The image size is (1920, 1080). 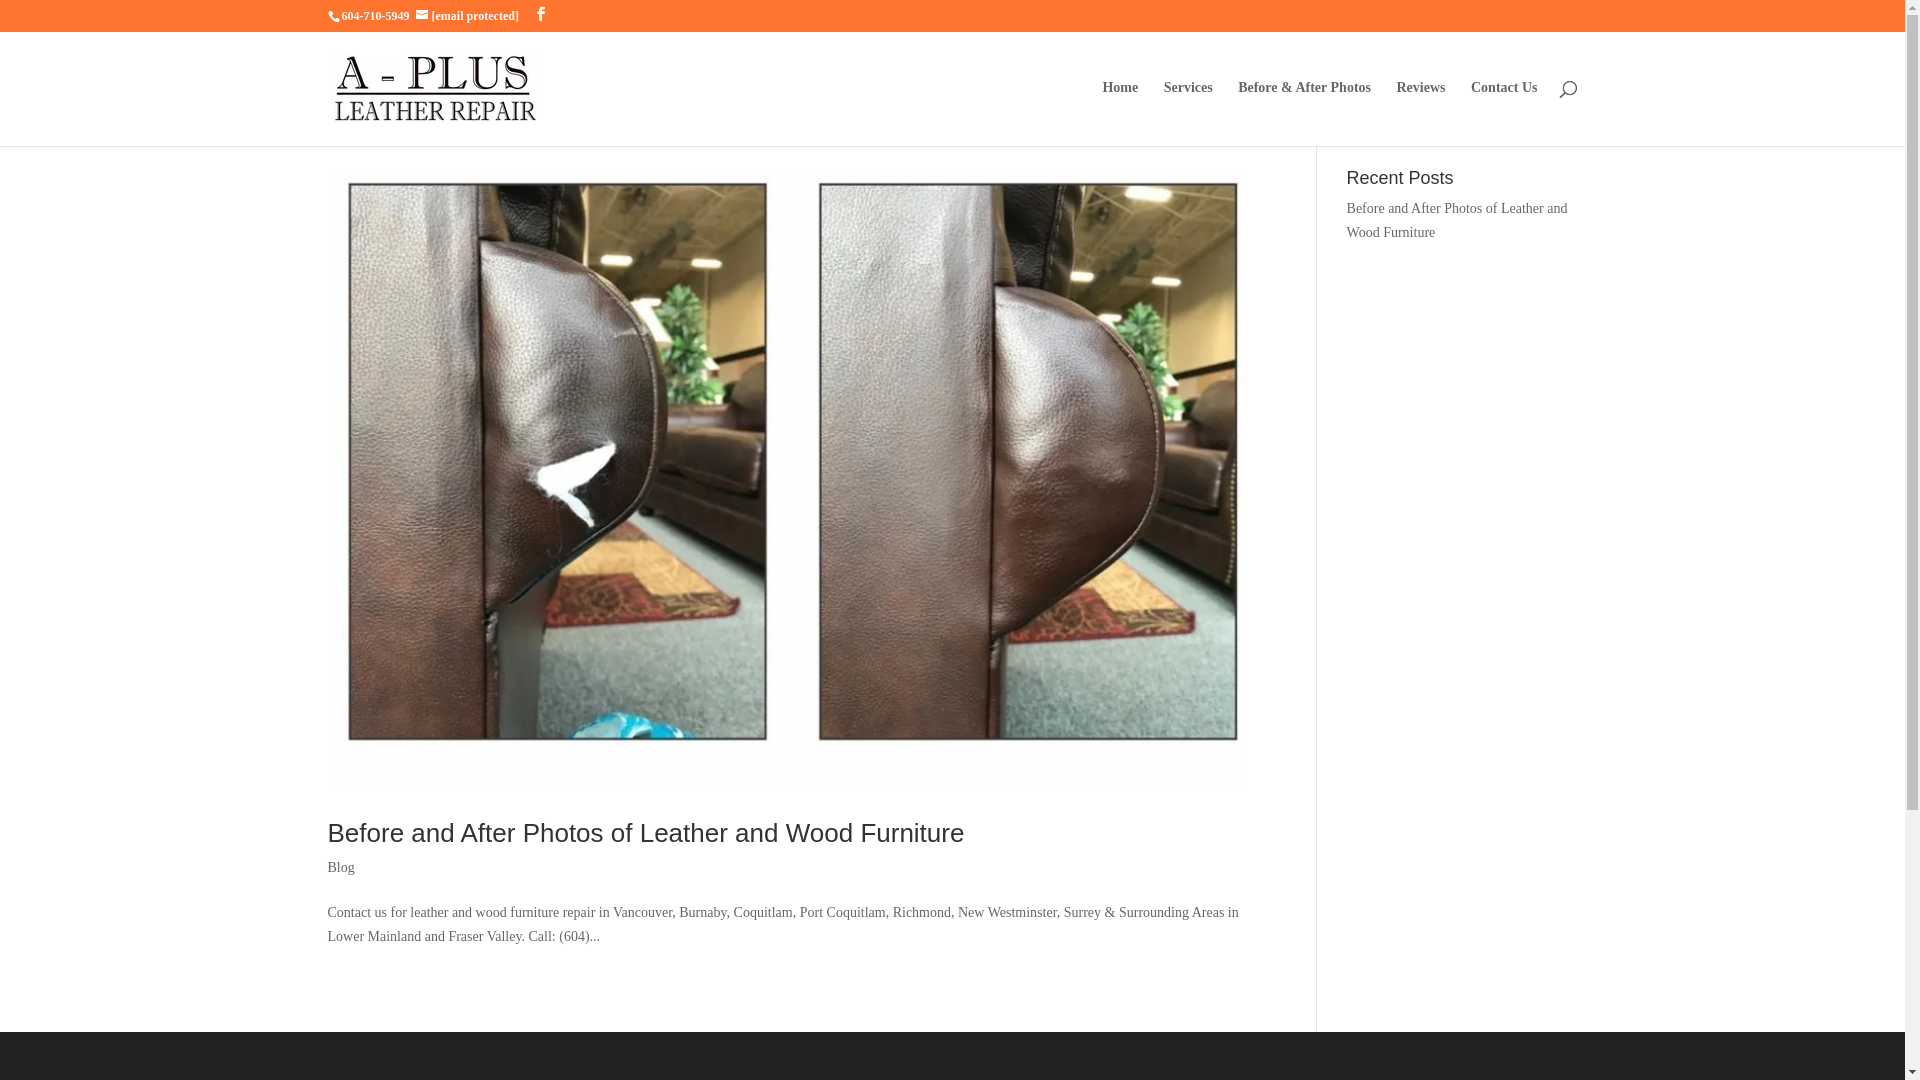 I want to click on 'Services', so click(x=1188, y=113).